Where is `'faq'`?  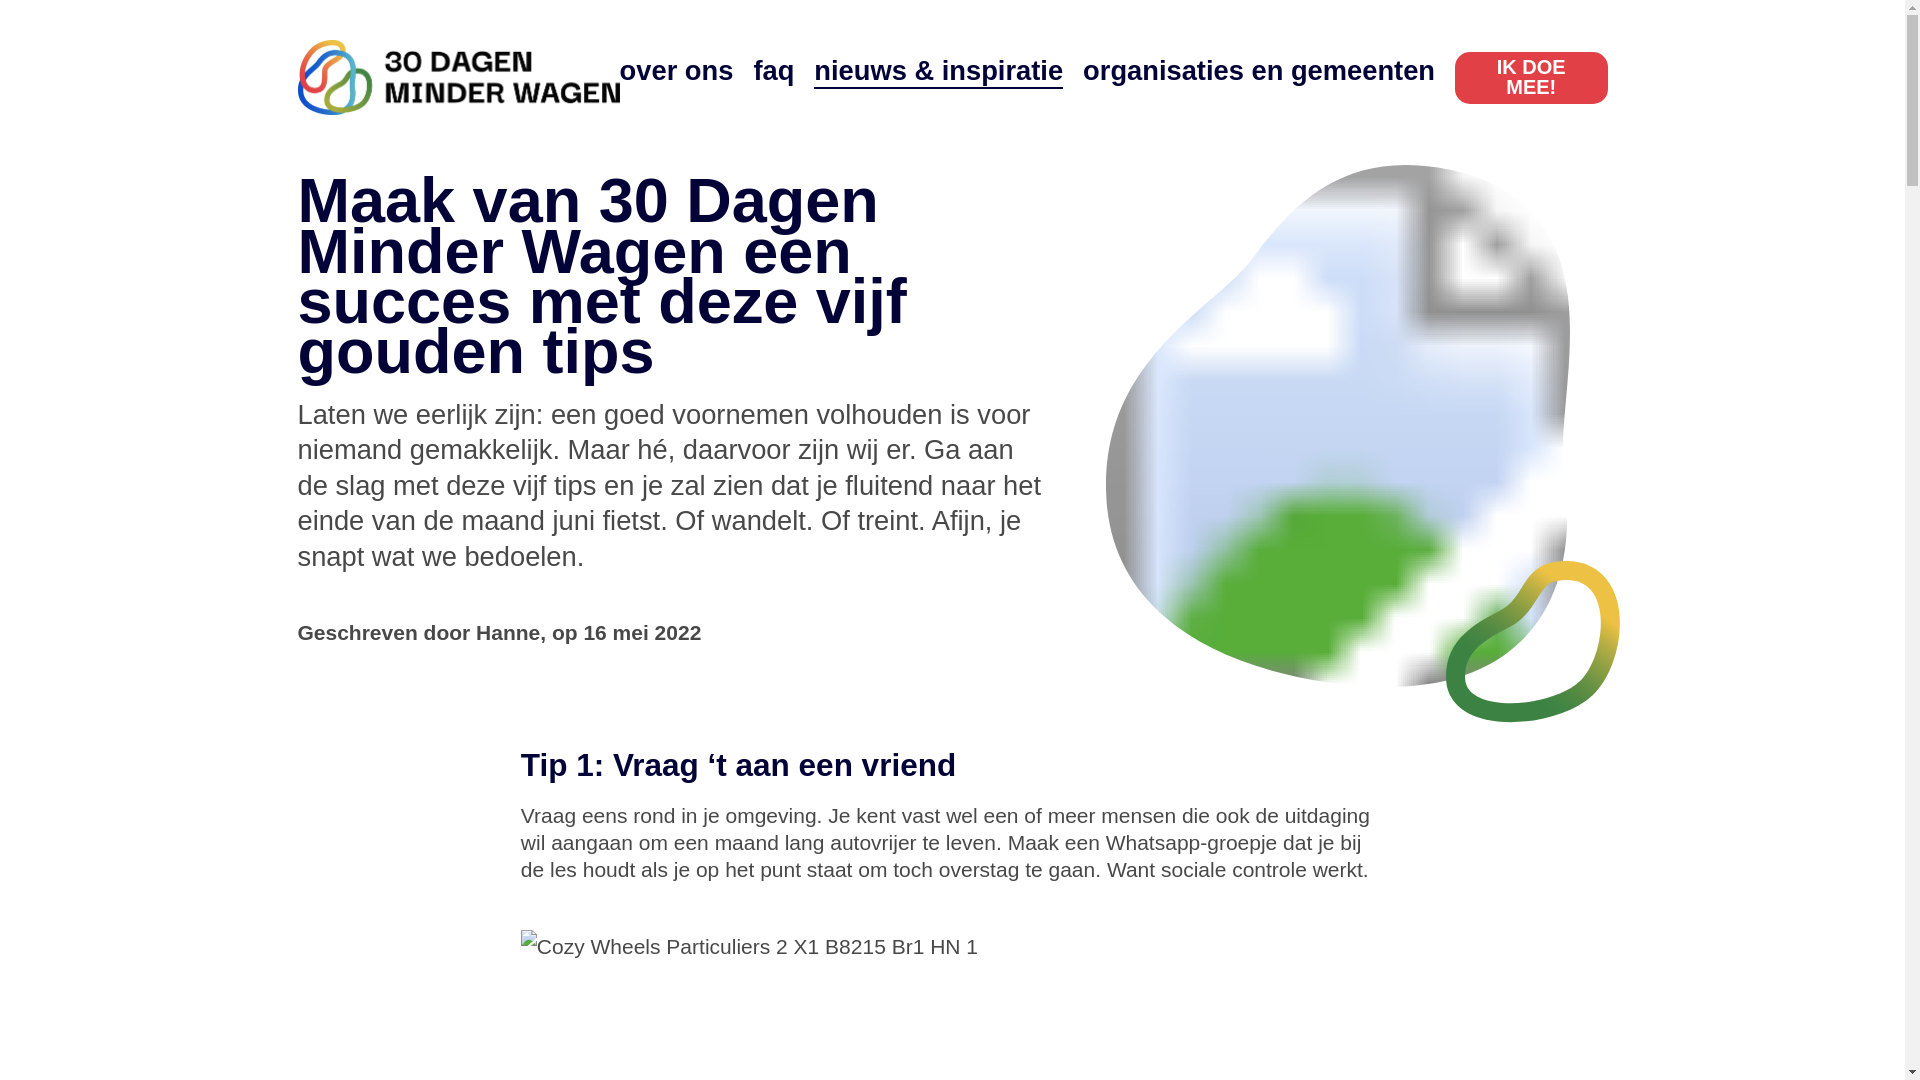 'faq' is located at coordinates (772, 69).